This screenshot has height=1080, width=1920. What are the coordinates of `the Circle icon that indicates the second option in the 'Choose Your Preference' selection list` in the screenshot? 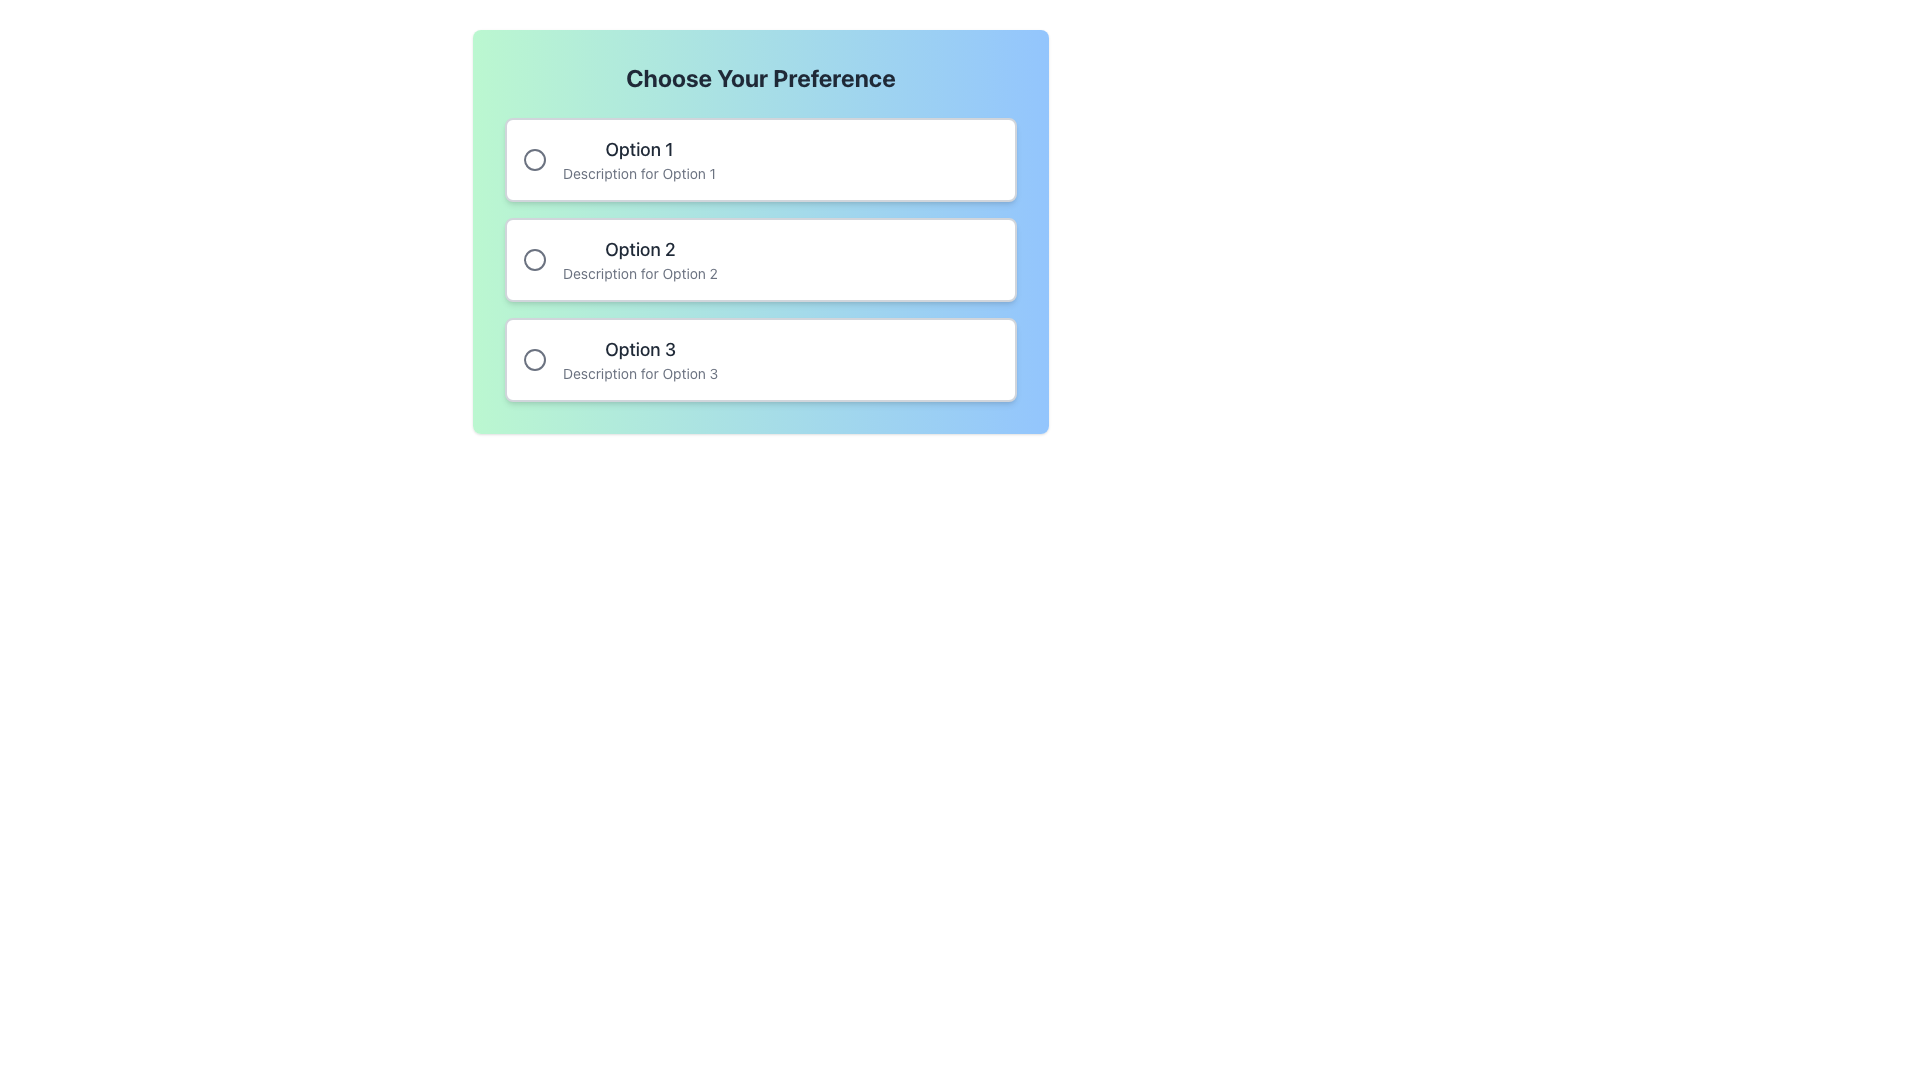 It's located at (534, 258).